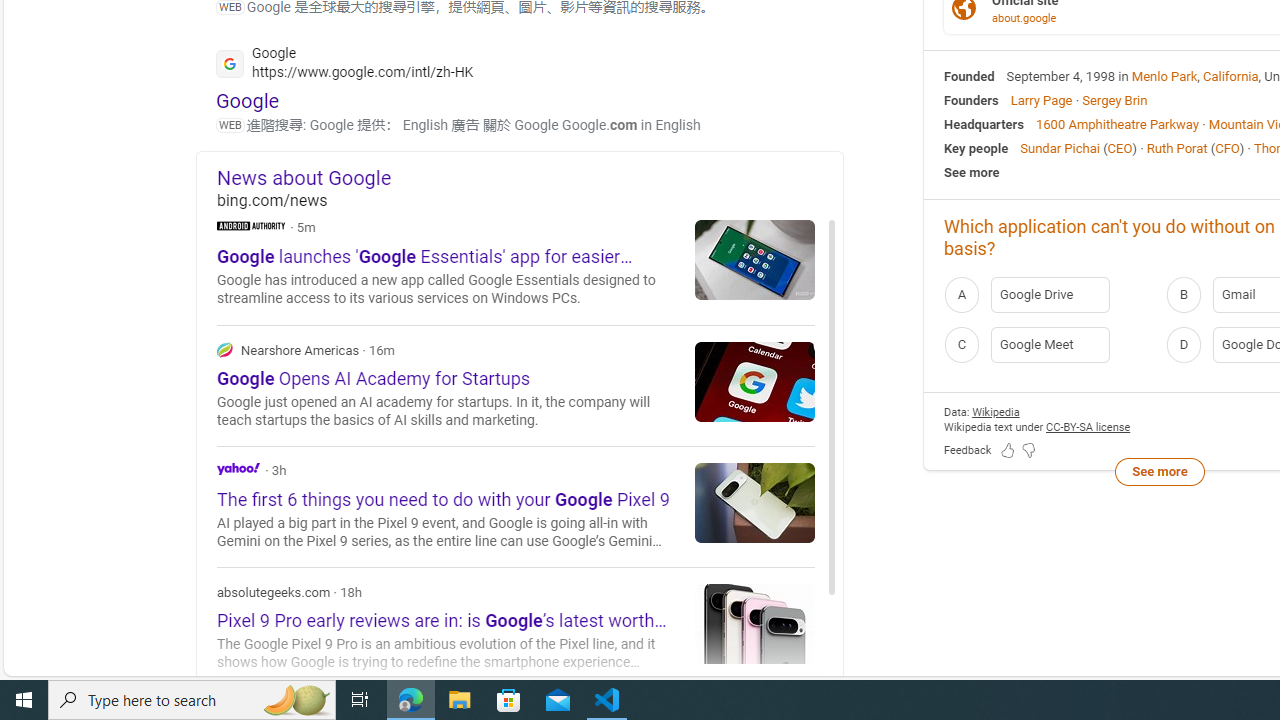  What do you see at coordinates (225, 348) in the screenshot?
I see `'Nearshore Americas'` at bounding box center [225, 348].